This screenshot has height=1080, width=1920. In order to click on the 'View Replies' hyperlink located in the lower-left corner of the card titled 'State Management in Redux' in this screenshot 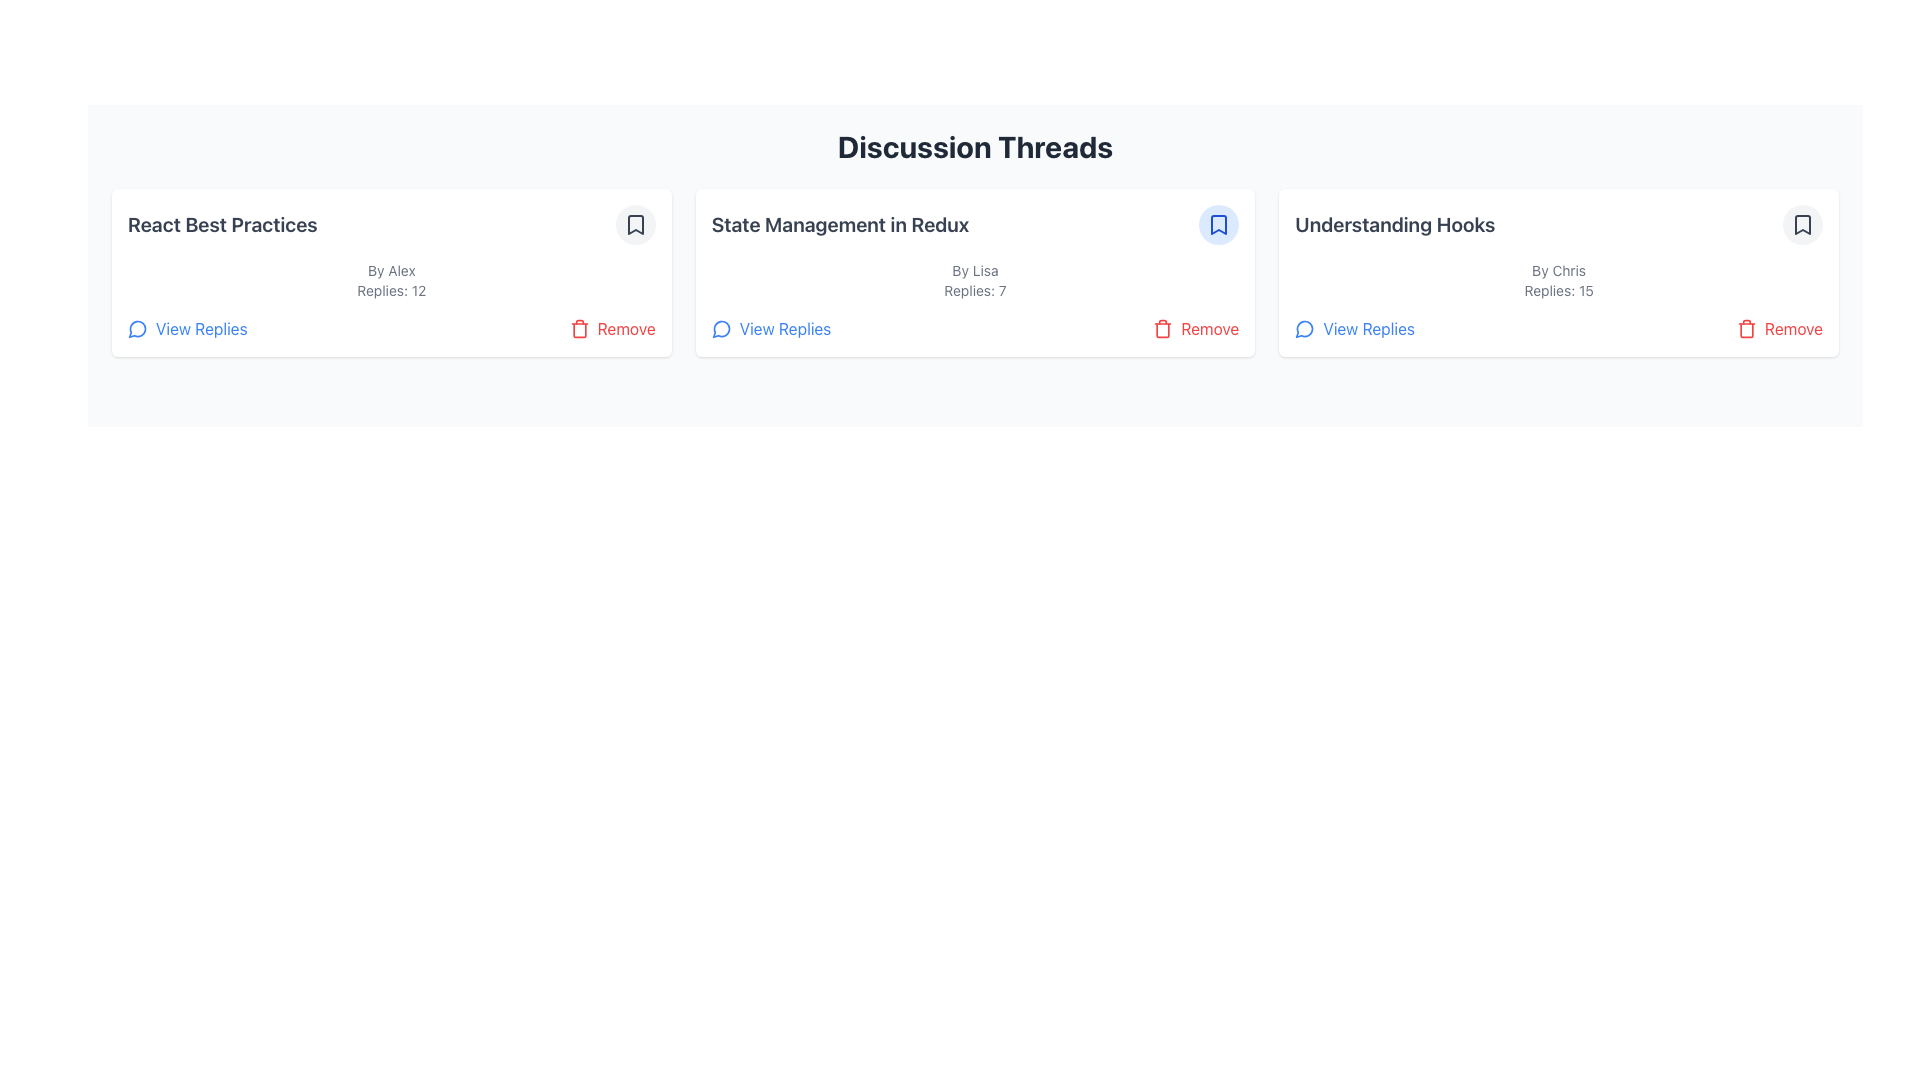, I will do `click(784, 327)`.